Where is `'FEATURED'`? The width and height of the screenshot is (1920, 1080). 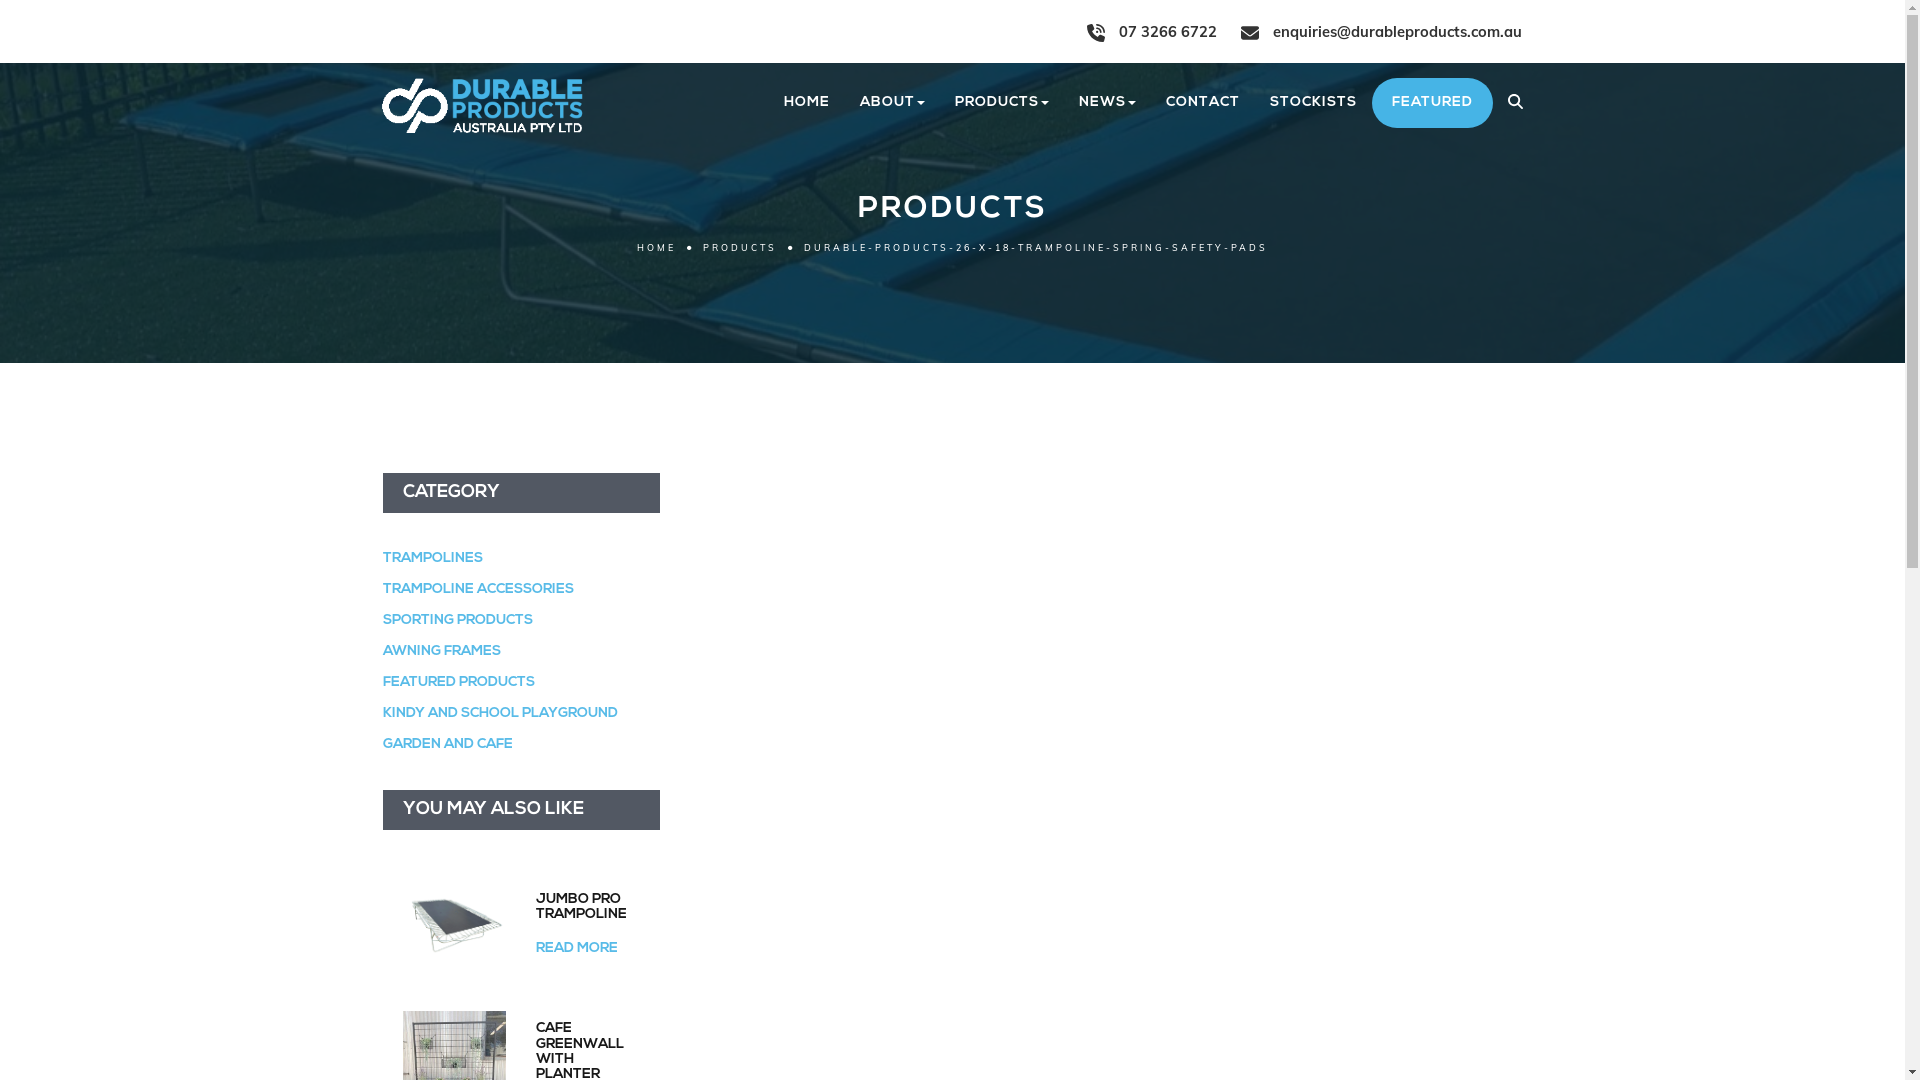 'FEATURED' is located at coordinates (1431, 103).